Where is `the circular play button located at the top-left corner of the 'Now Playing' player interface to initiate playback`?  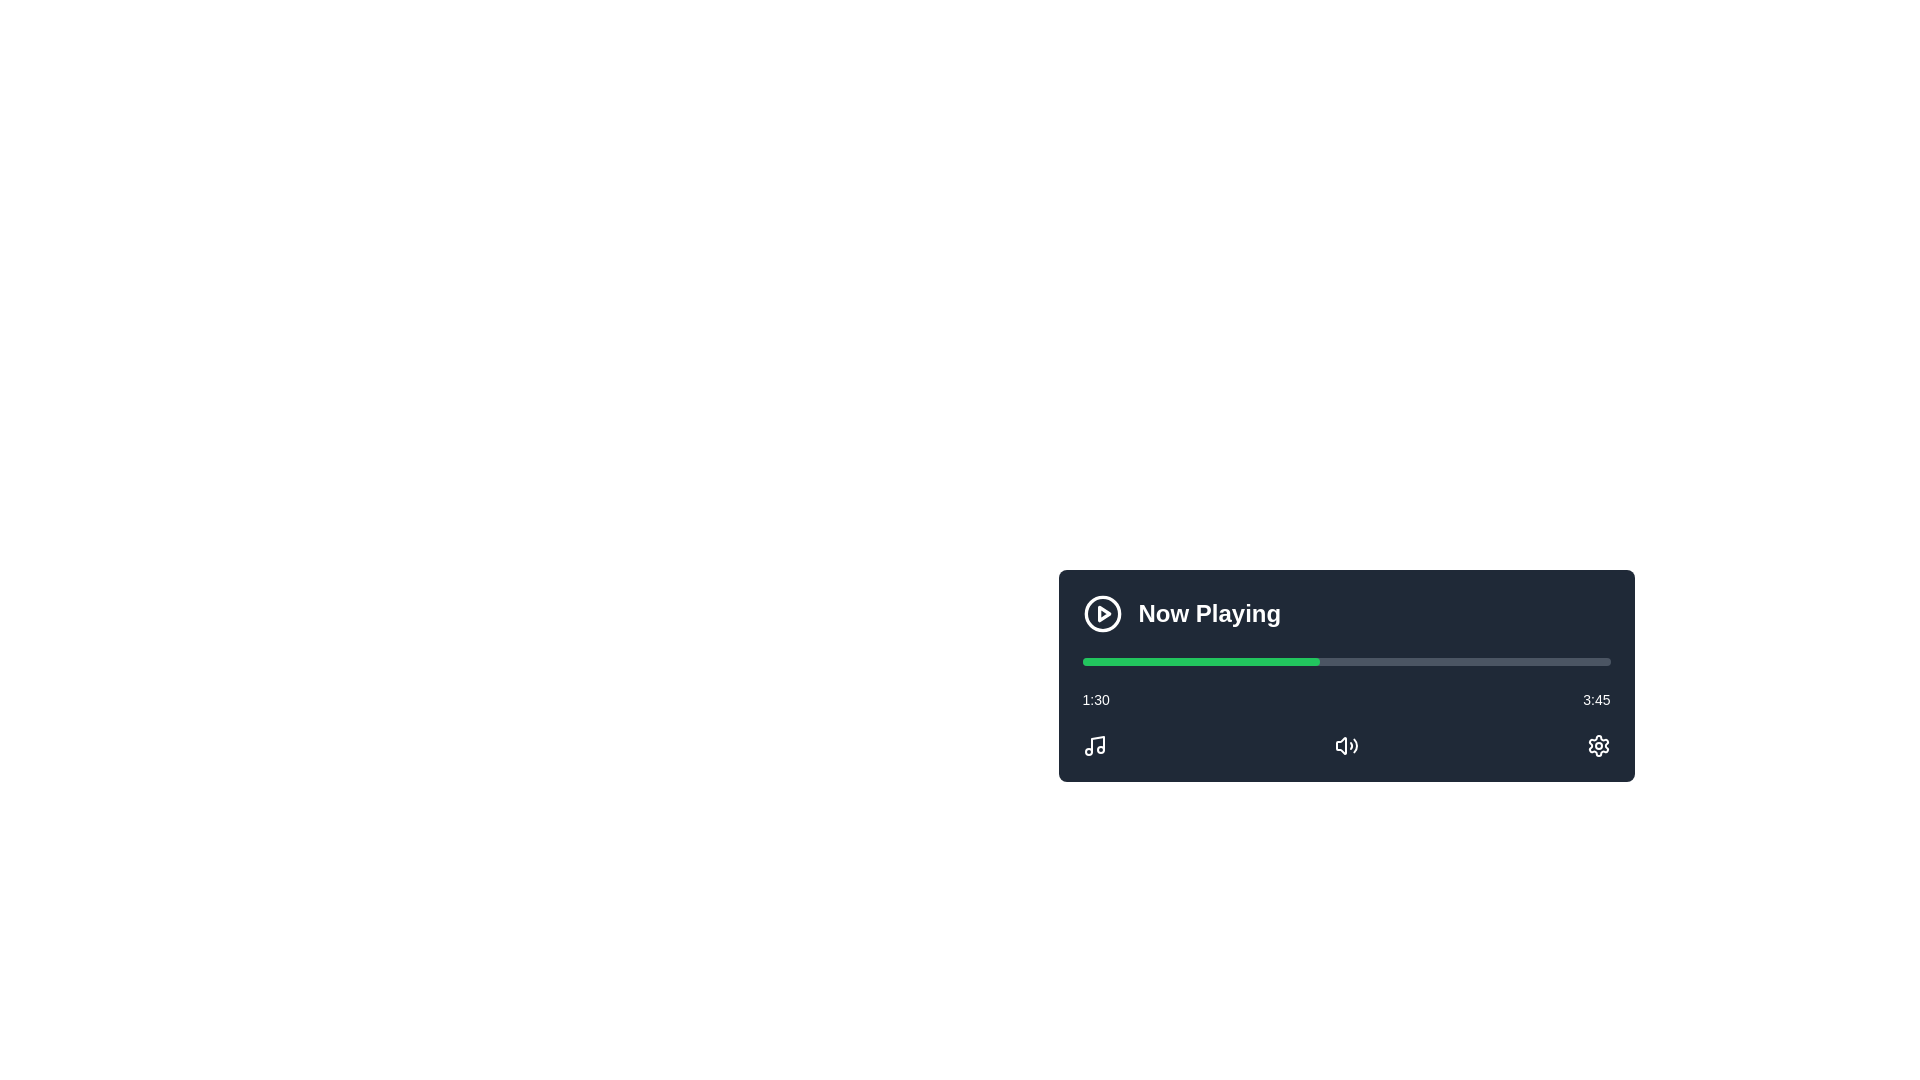 the circular play button located at the top-left corner of the 'Now Playing' player interface to initiate playback is located at coordinates (1101, 612).